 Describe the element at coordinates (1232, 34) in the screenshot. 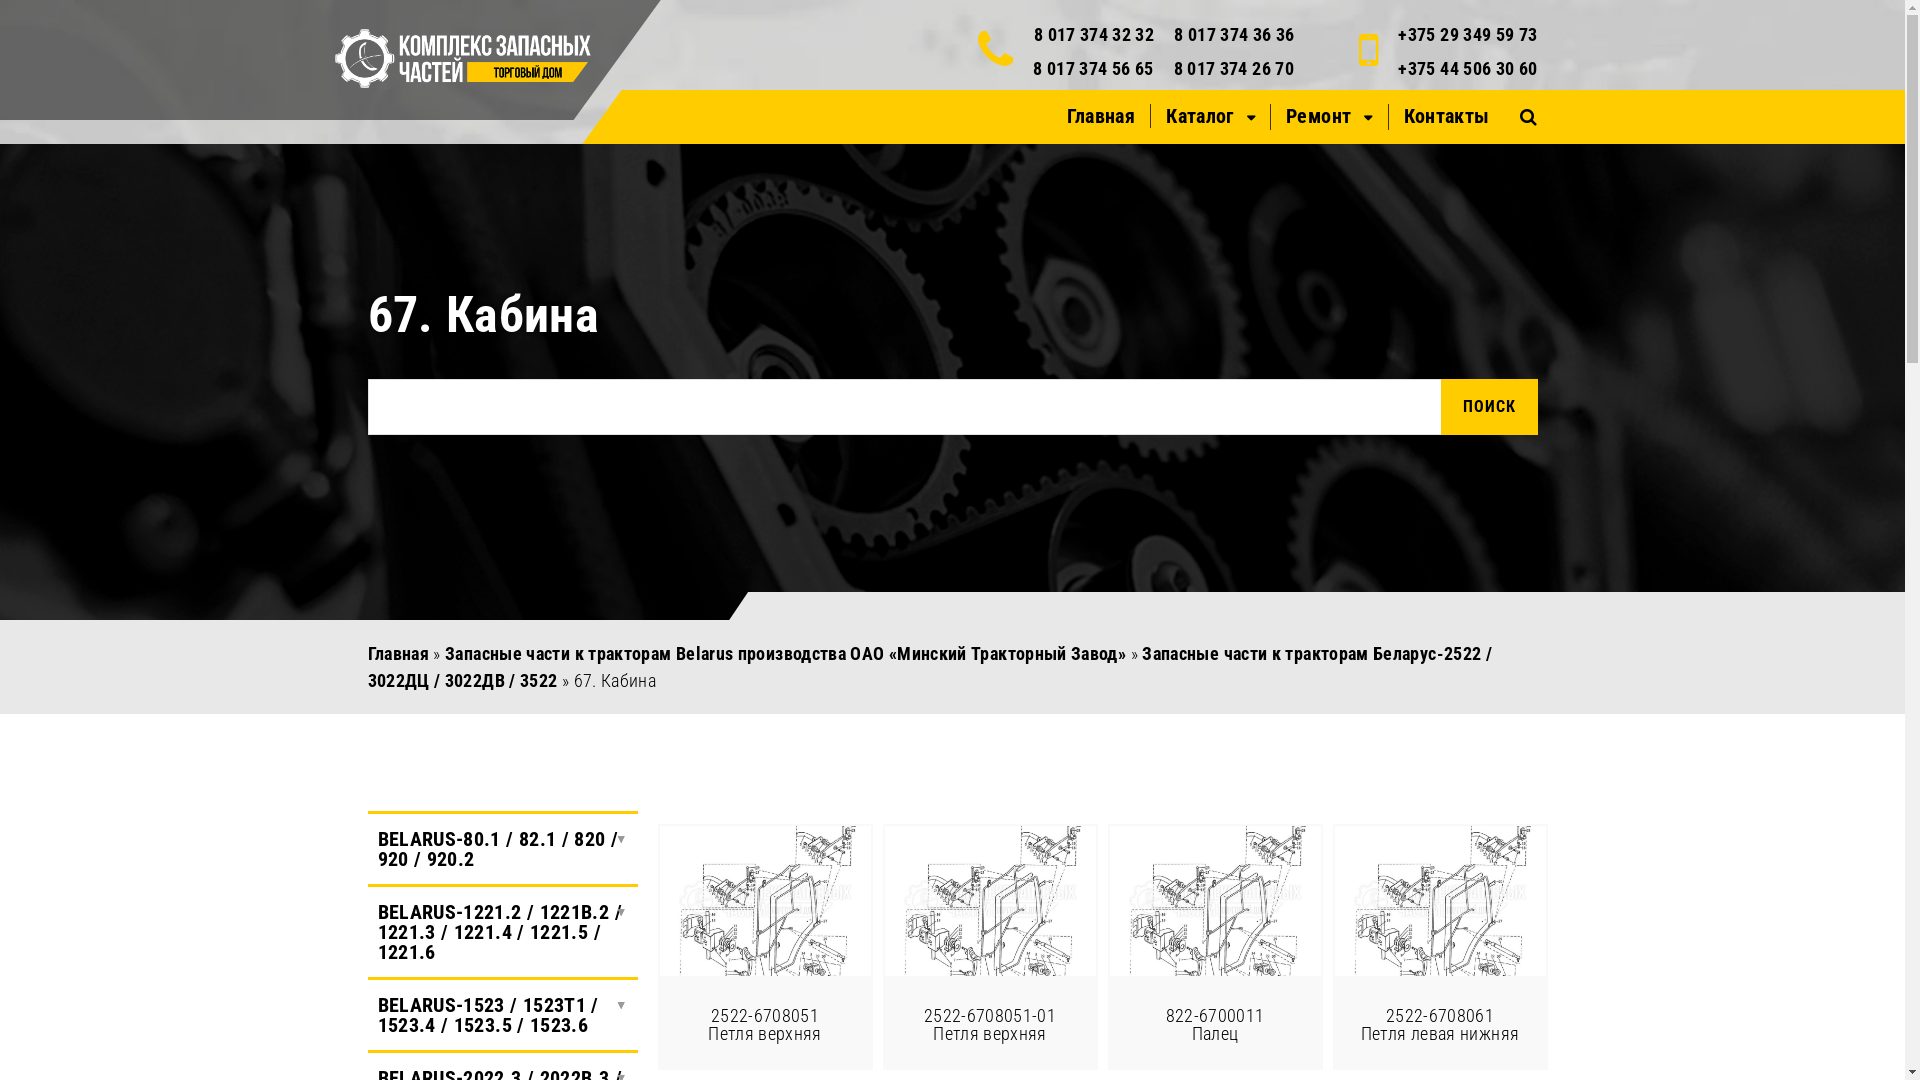

I see `'8 017 374 36 36'` at that location.